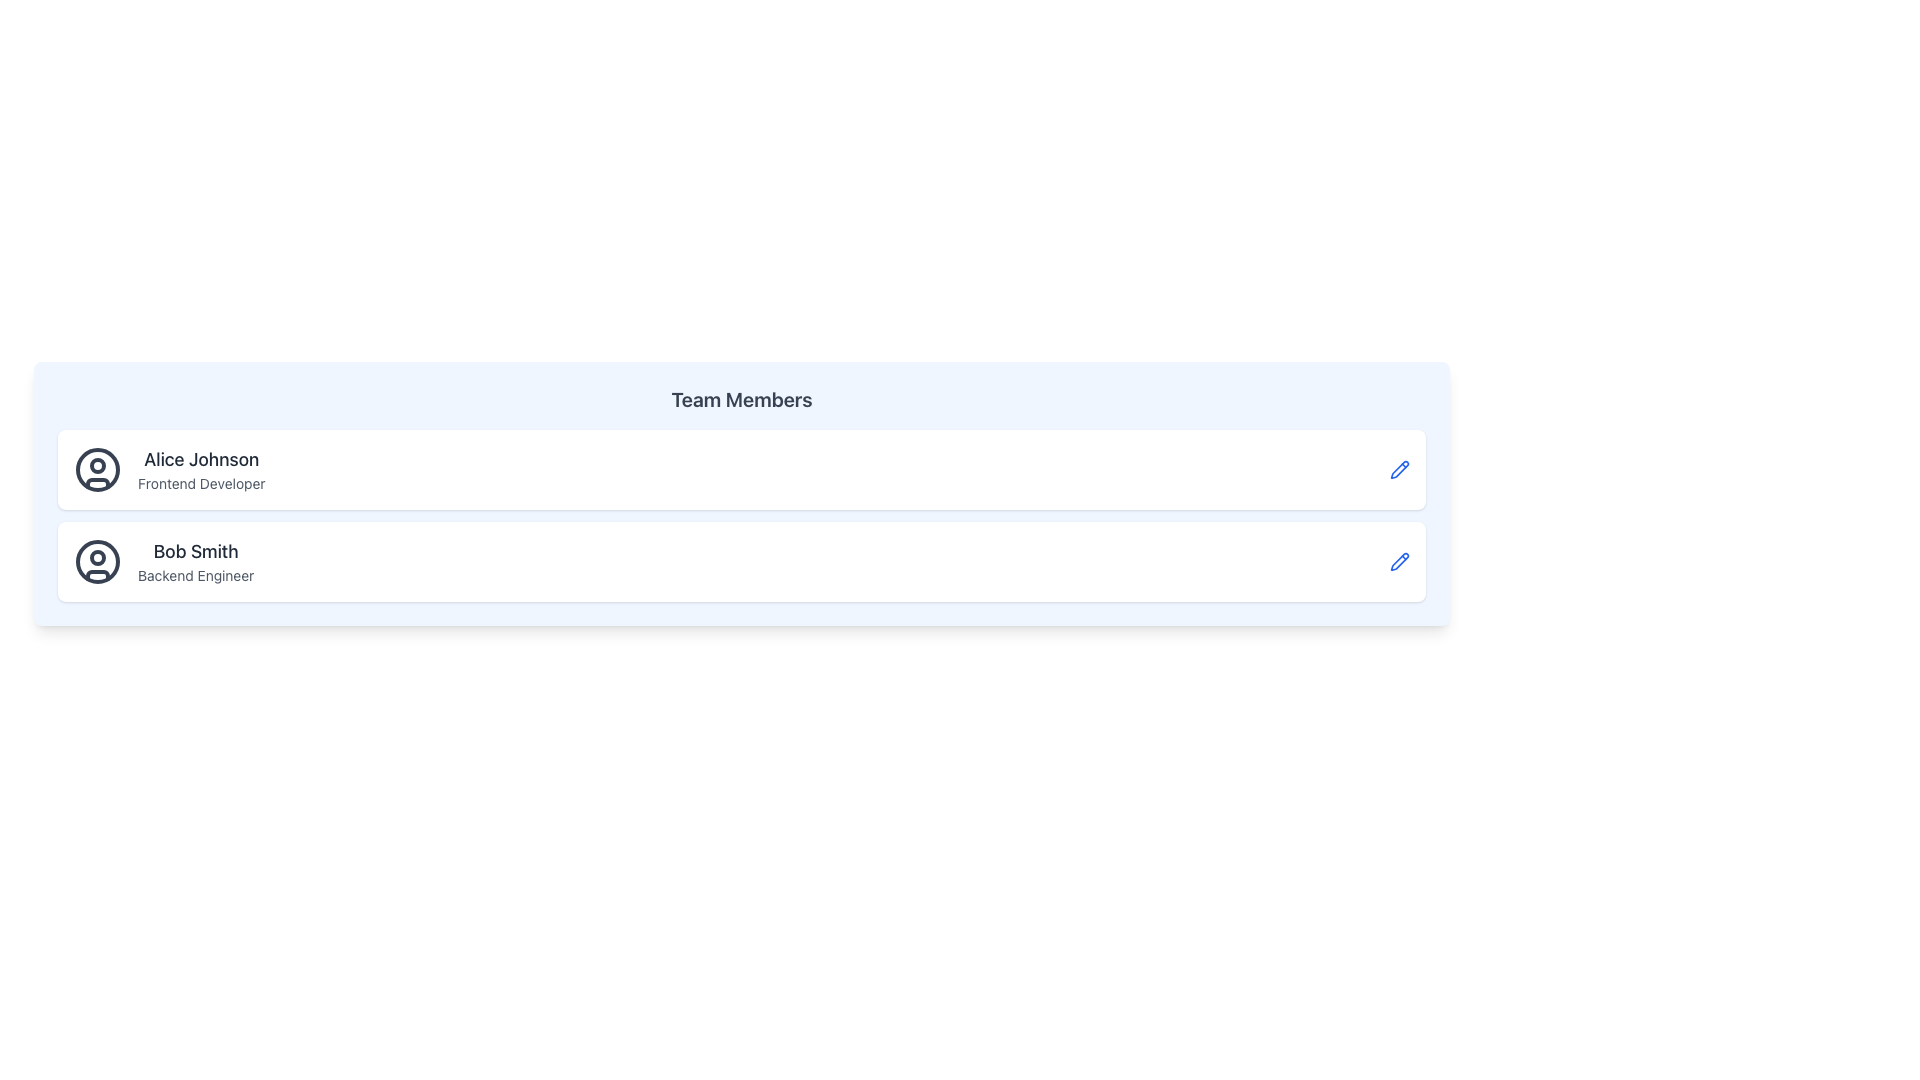  Describe the element at coordinates (201, 459) in the screenshot. I see `the text element displaying the name 'Alice Johnson', which is in bold, medium font size and dark gray color, located near the upper-left corner of the team member's card` at that location.